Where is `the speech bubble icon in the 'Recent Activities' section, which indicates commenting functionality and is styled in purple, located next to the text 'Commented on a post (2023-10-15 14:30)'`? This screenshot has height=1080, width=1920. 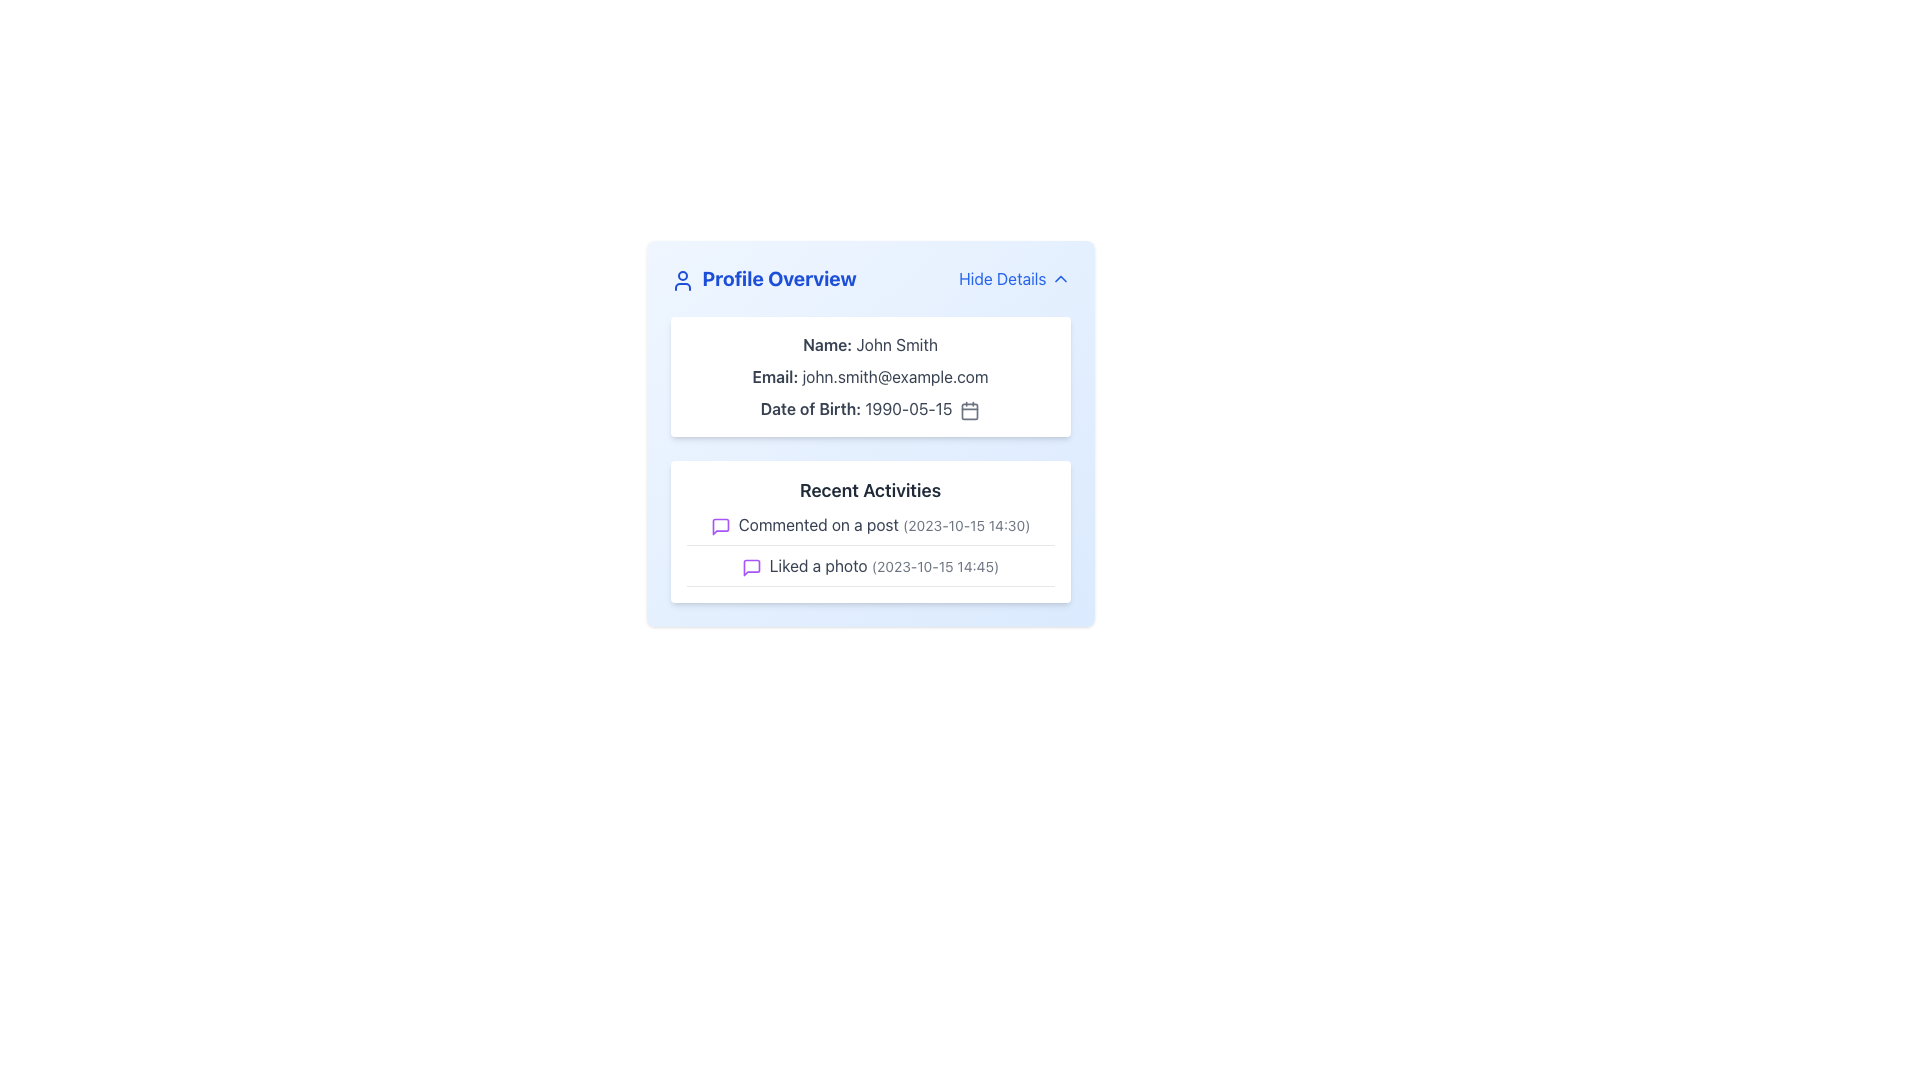 the speech bubble icon in the 'Recent Activities' section, which indicates commenting functionality and is styled in purple, located next to the text 'Commented on a post (2023-10-15 14:30)' is located at coordinates (720, 525).